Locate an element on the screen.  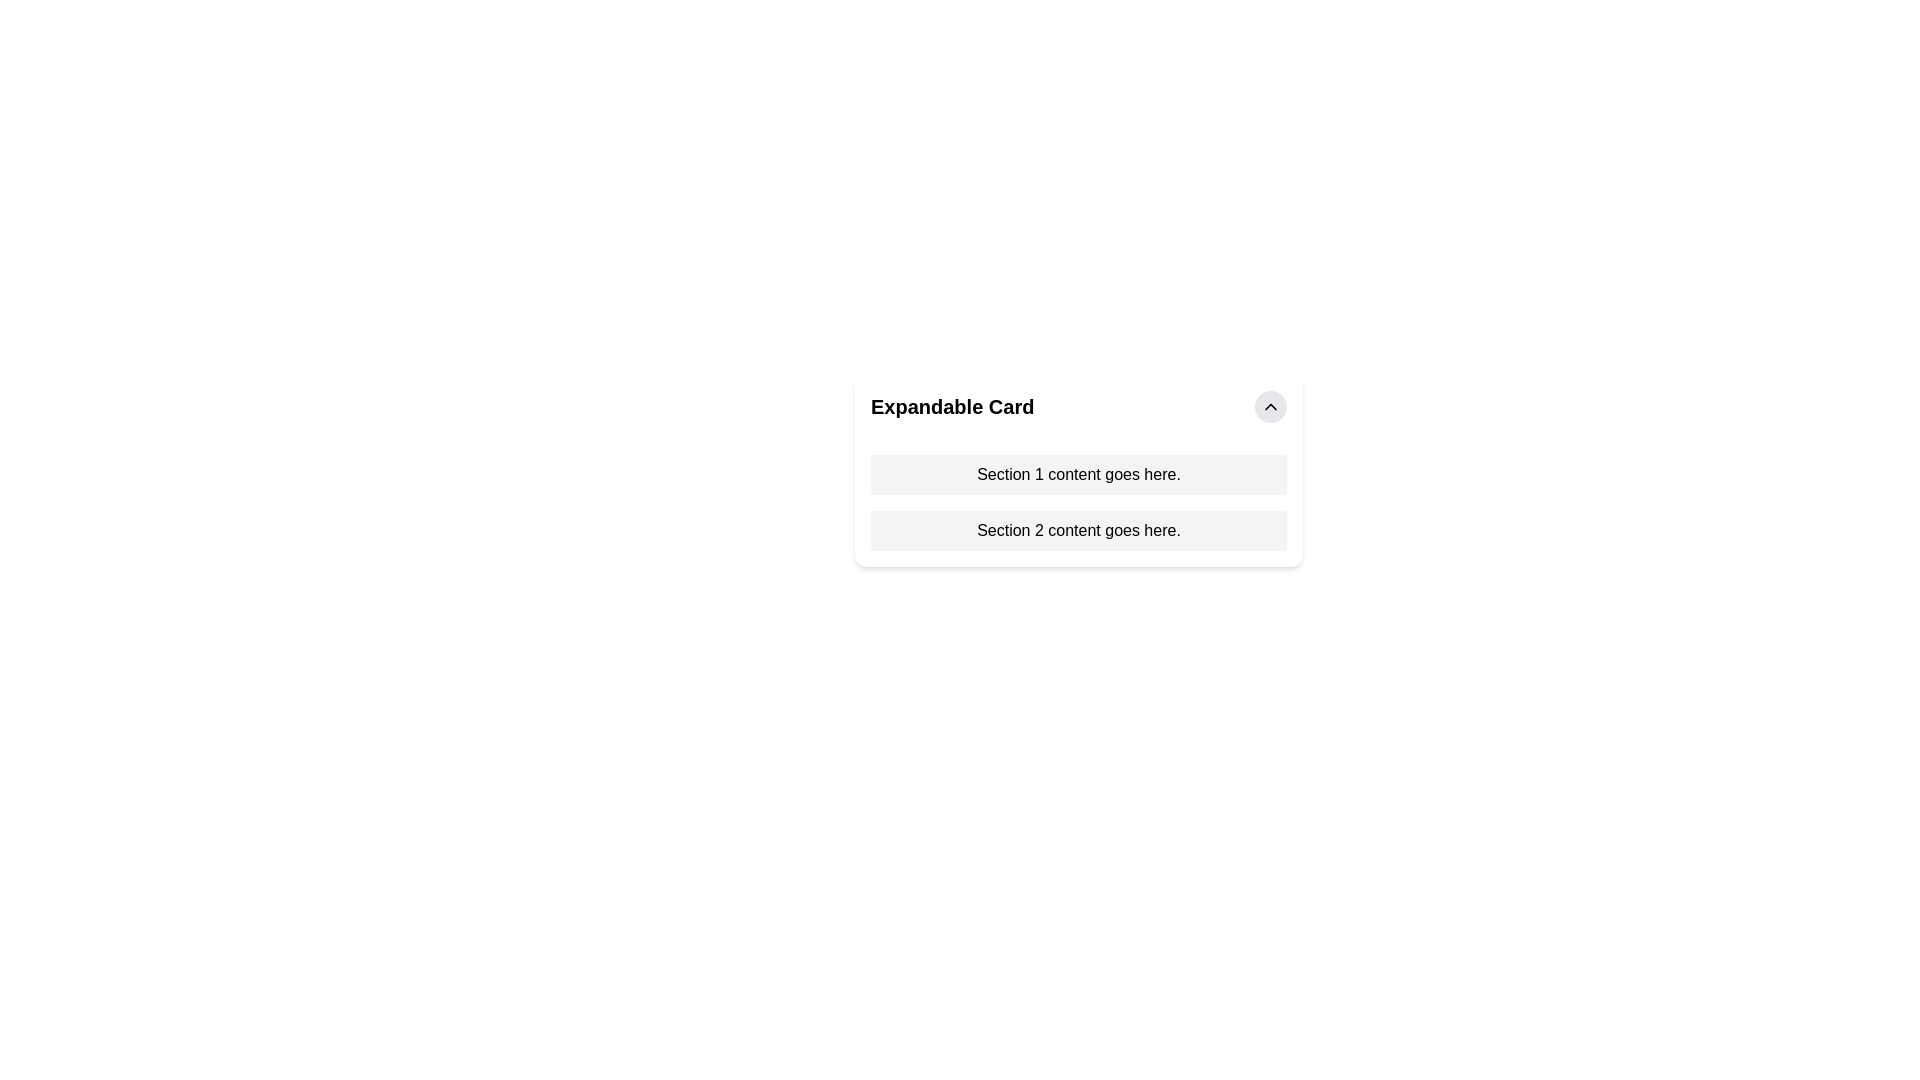
the text block with light gray background containing 'Section 2 content goes here.' which is positioned below the similar block with 'Section 1 content goes here.' is located at coordinates (1078, 530).